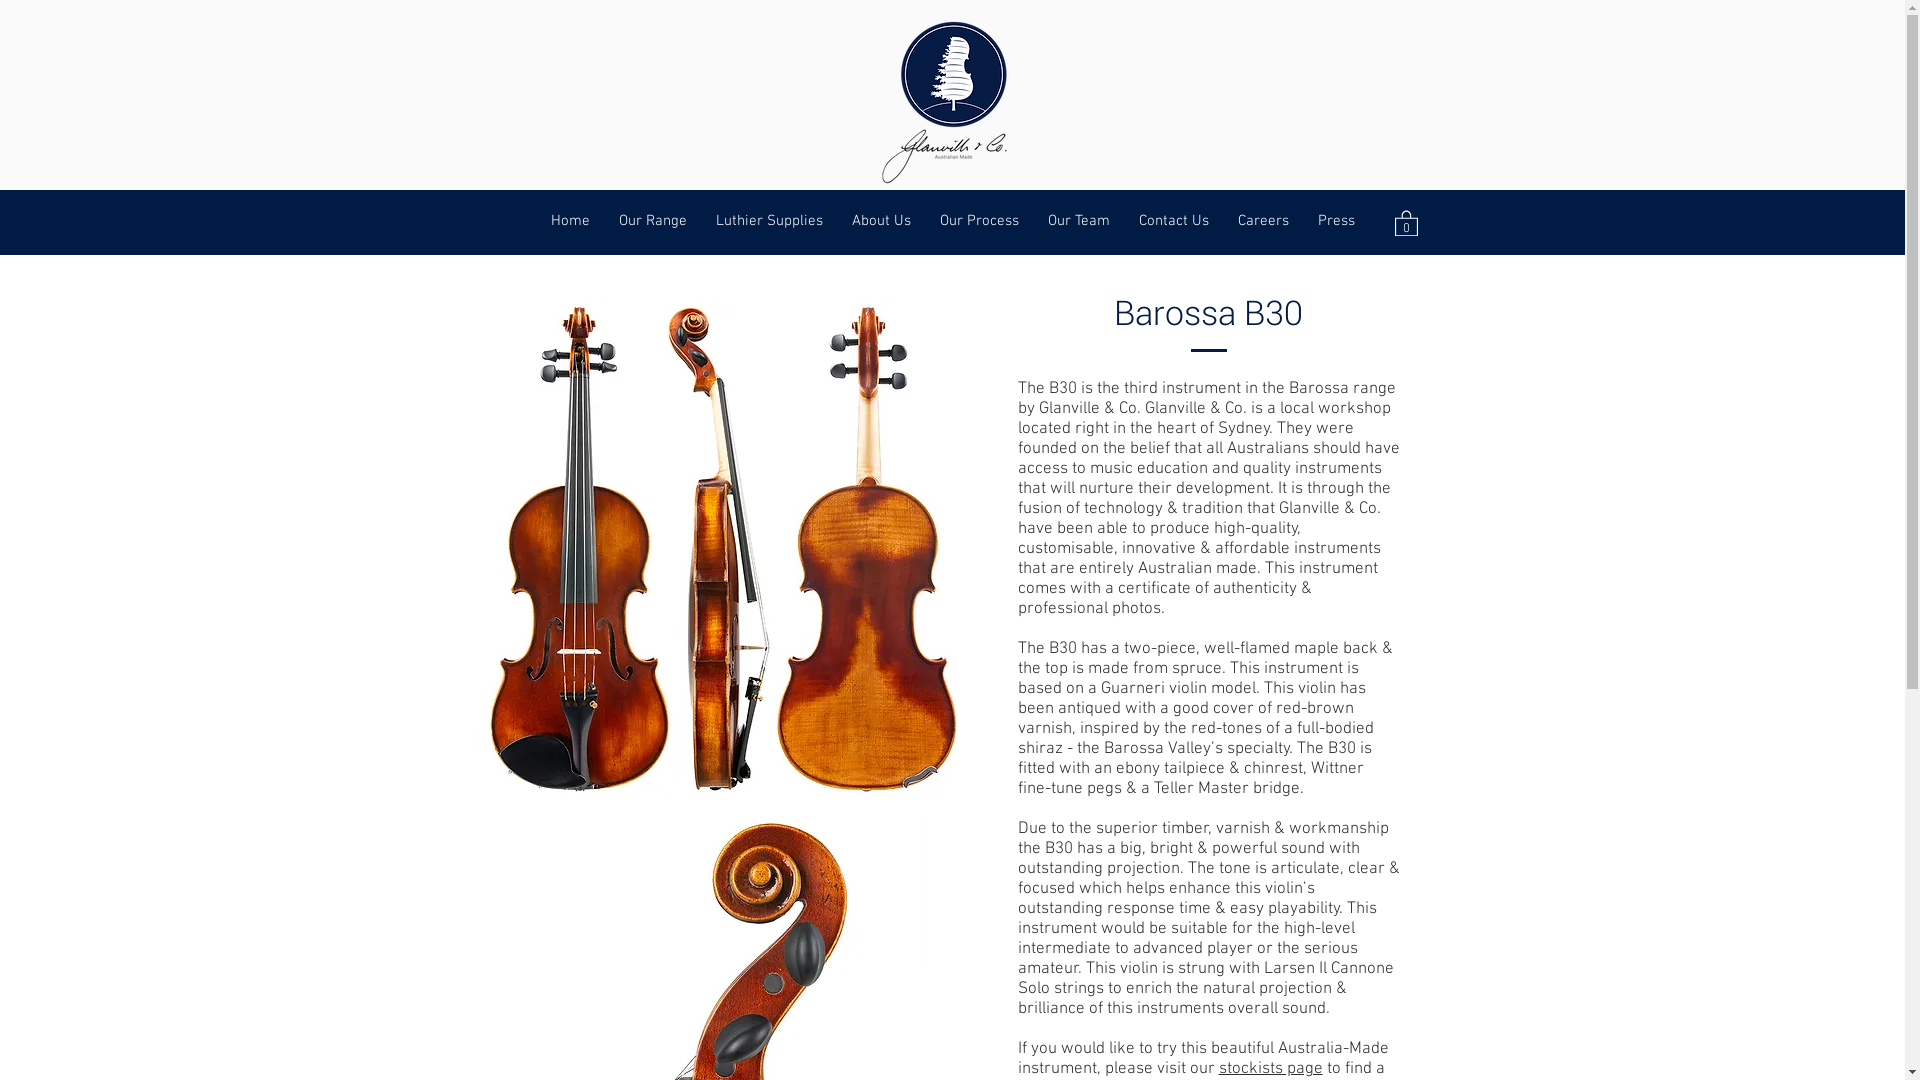 The image size is (1920, 1080). Describe the element at coordinates (1304, 220) in the screenshot. I see `'Press'` at that location.